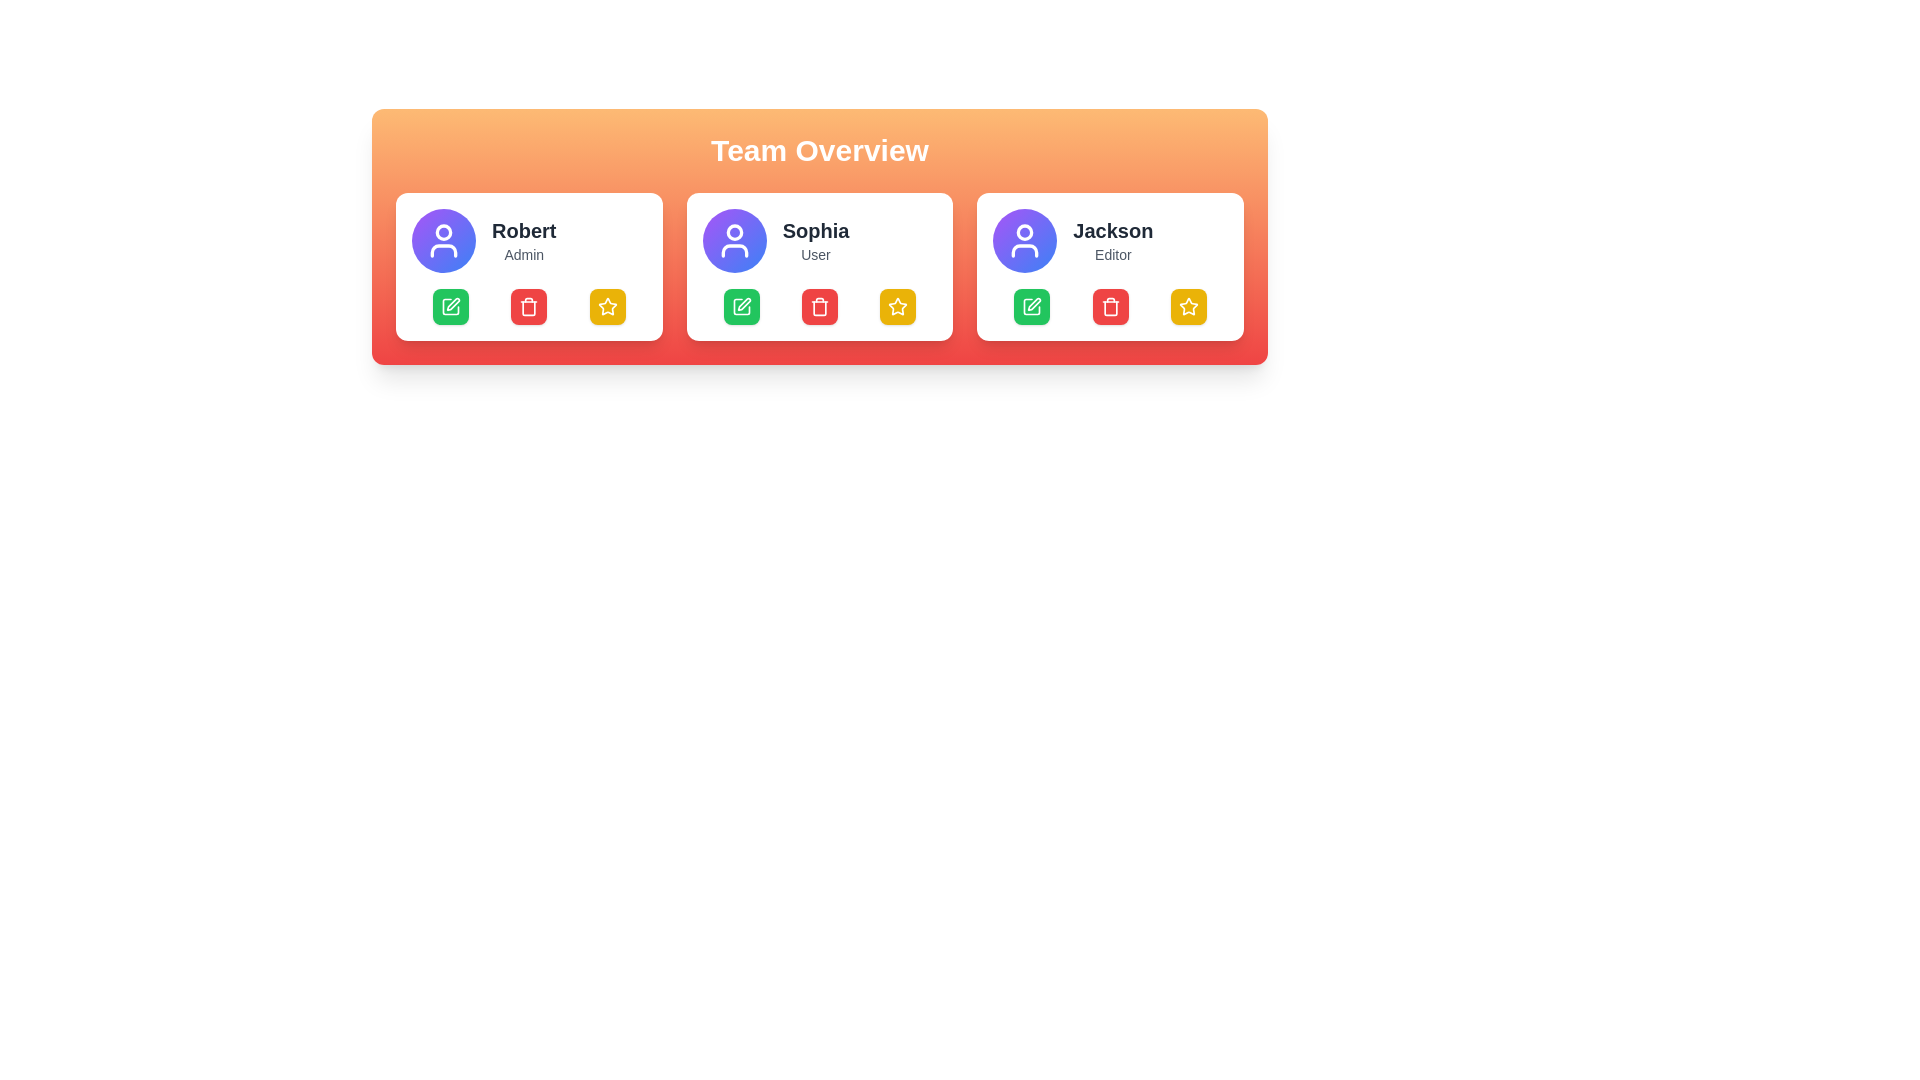  What do you see at coordinates (606, 307) in the screenshot?
I see `the star icon button located in the bottom-right corner of the user card labeled 'Robert' in the 'Team Overview' section` at bounding box center [606, 307].